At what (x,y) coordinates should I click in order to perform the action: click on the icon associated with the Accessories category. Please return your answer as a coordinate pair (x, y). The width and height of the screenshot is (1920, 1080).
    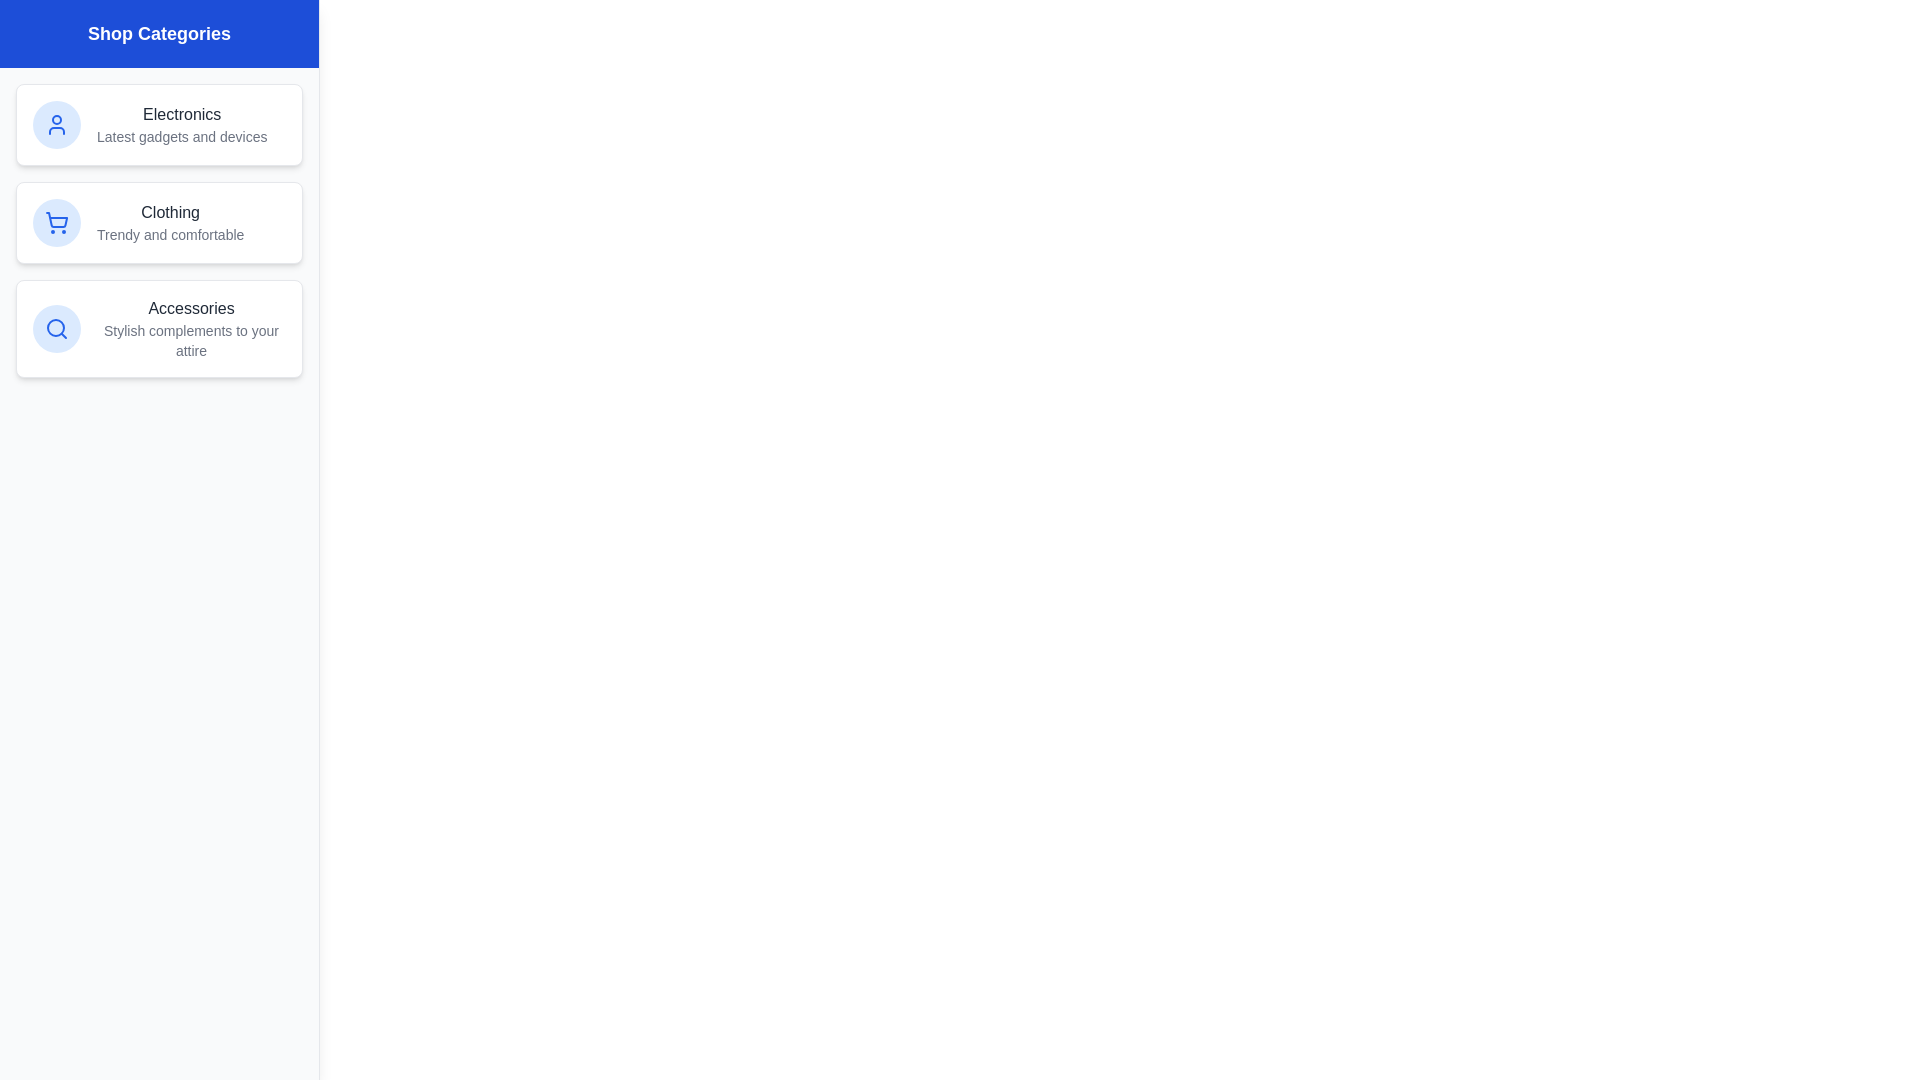
    Looking at the image, I should click on (57, 327).